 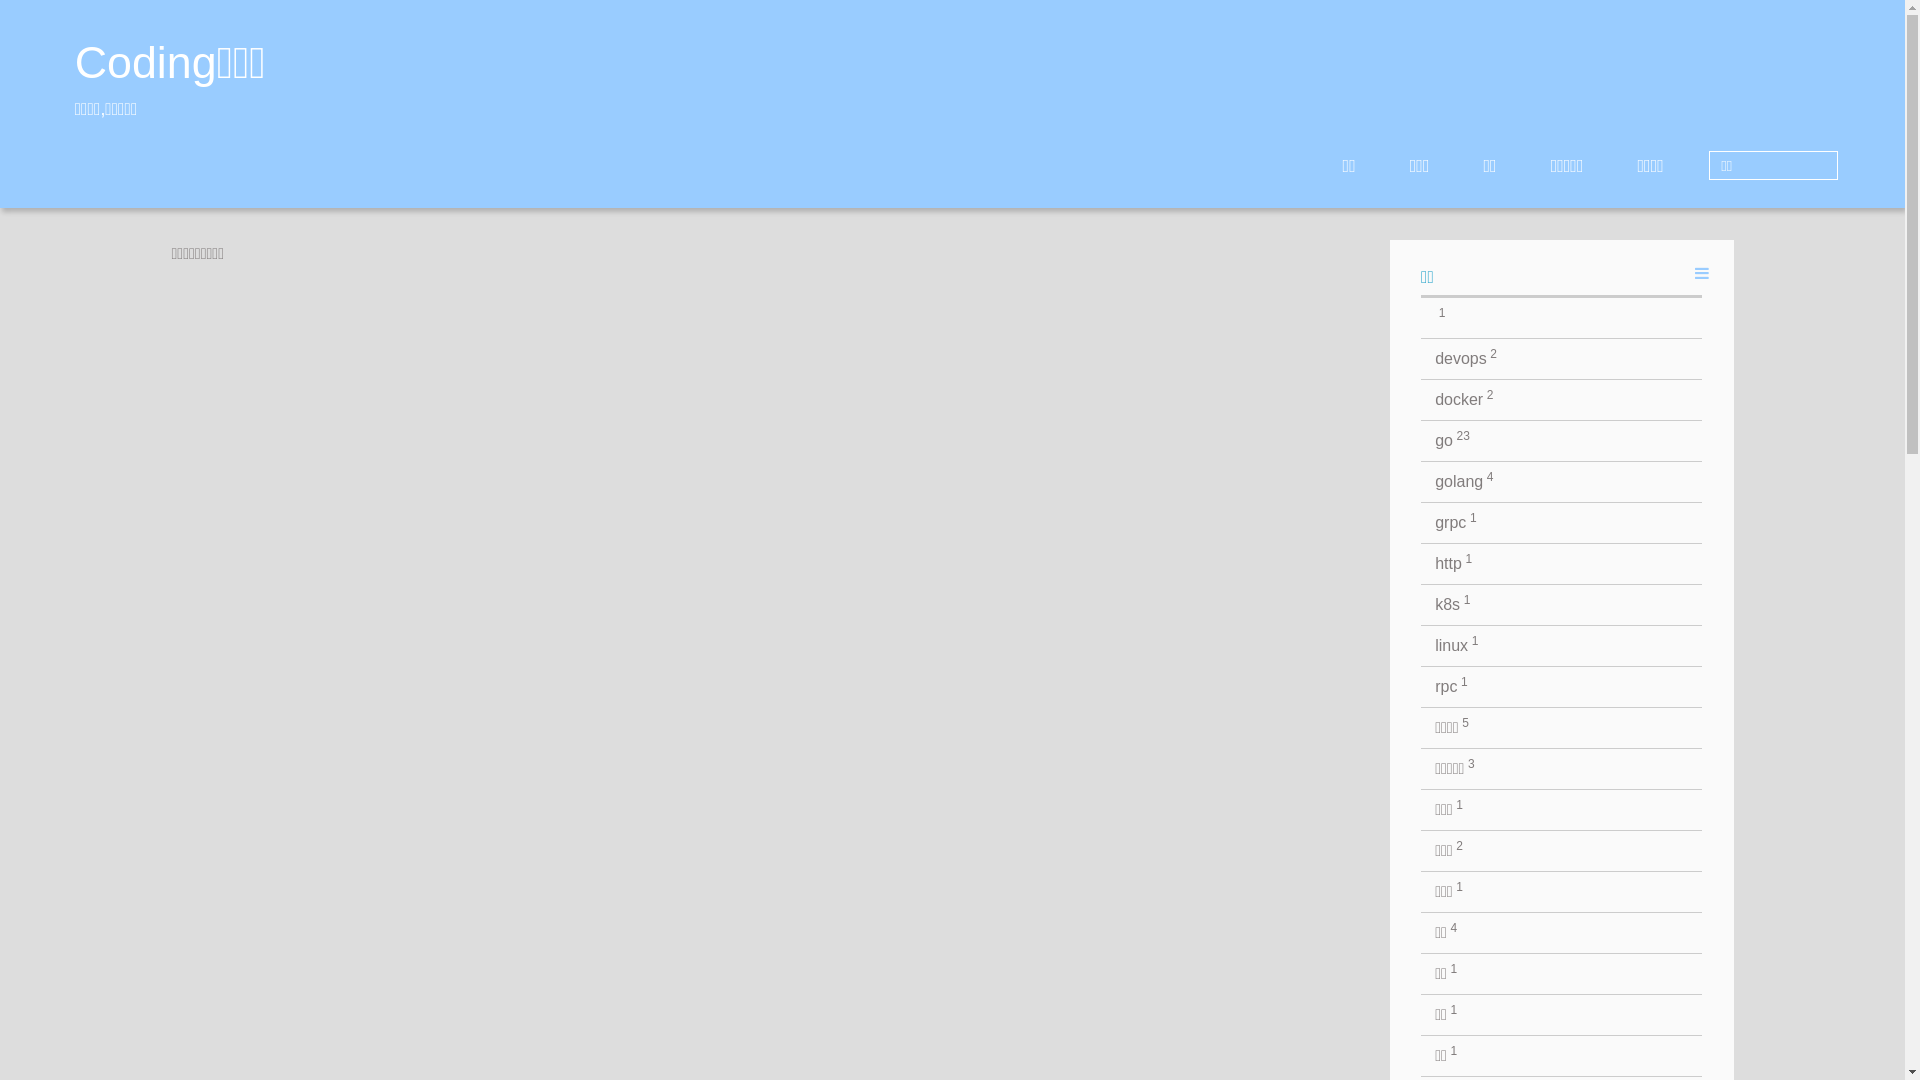 What do you see at coordinates (1560, 357) in the screenshot?
I see `'devops2'` at bounding box center [1560, 357].